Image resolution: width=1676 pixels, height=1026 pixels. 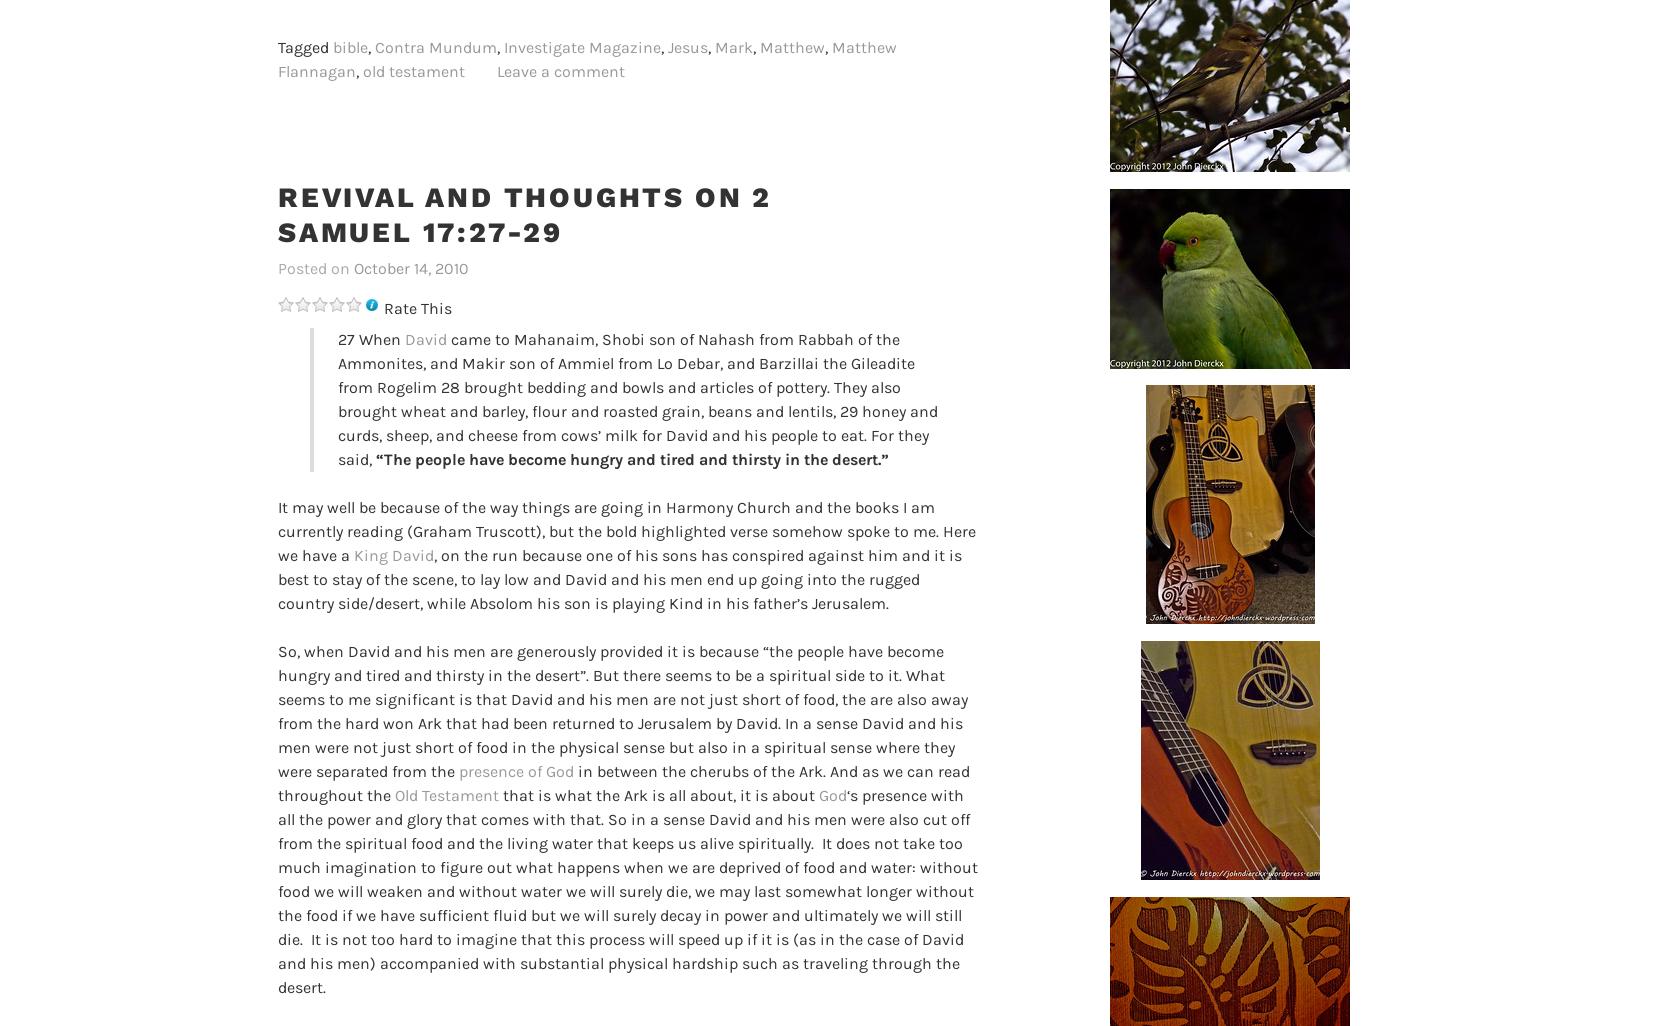 What do you see at coordinates (667, 46) in the screenshot?
I see `'Jesus'` at bounding box center [667, 46].